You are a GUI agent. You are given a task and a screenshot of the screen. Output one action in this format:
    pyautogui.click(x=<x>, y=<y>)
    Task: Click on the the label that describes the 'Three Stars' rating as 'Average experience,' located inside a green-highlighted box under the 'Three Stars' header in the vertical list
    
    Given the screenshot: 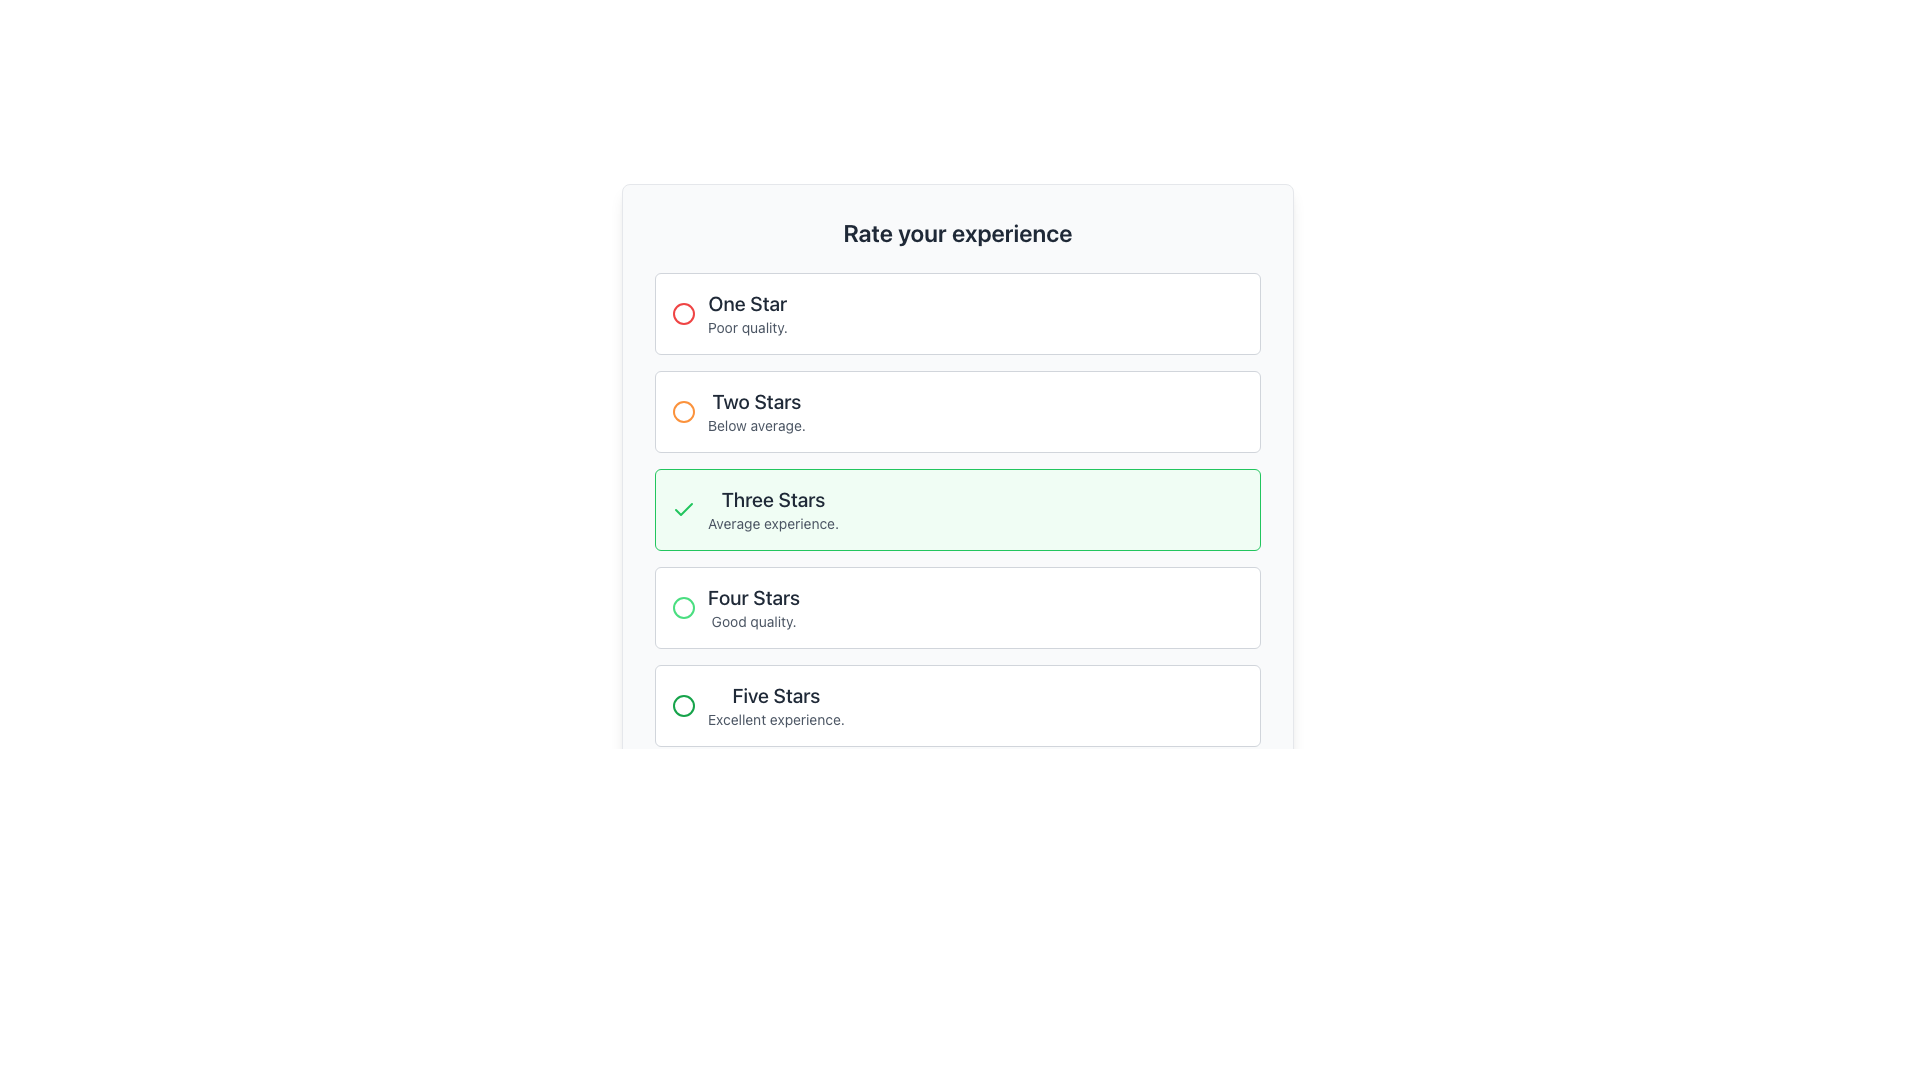 What is the action you would take?
    pyautogui.click(x=772, y=523)
    